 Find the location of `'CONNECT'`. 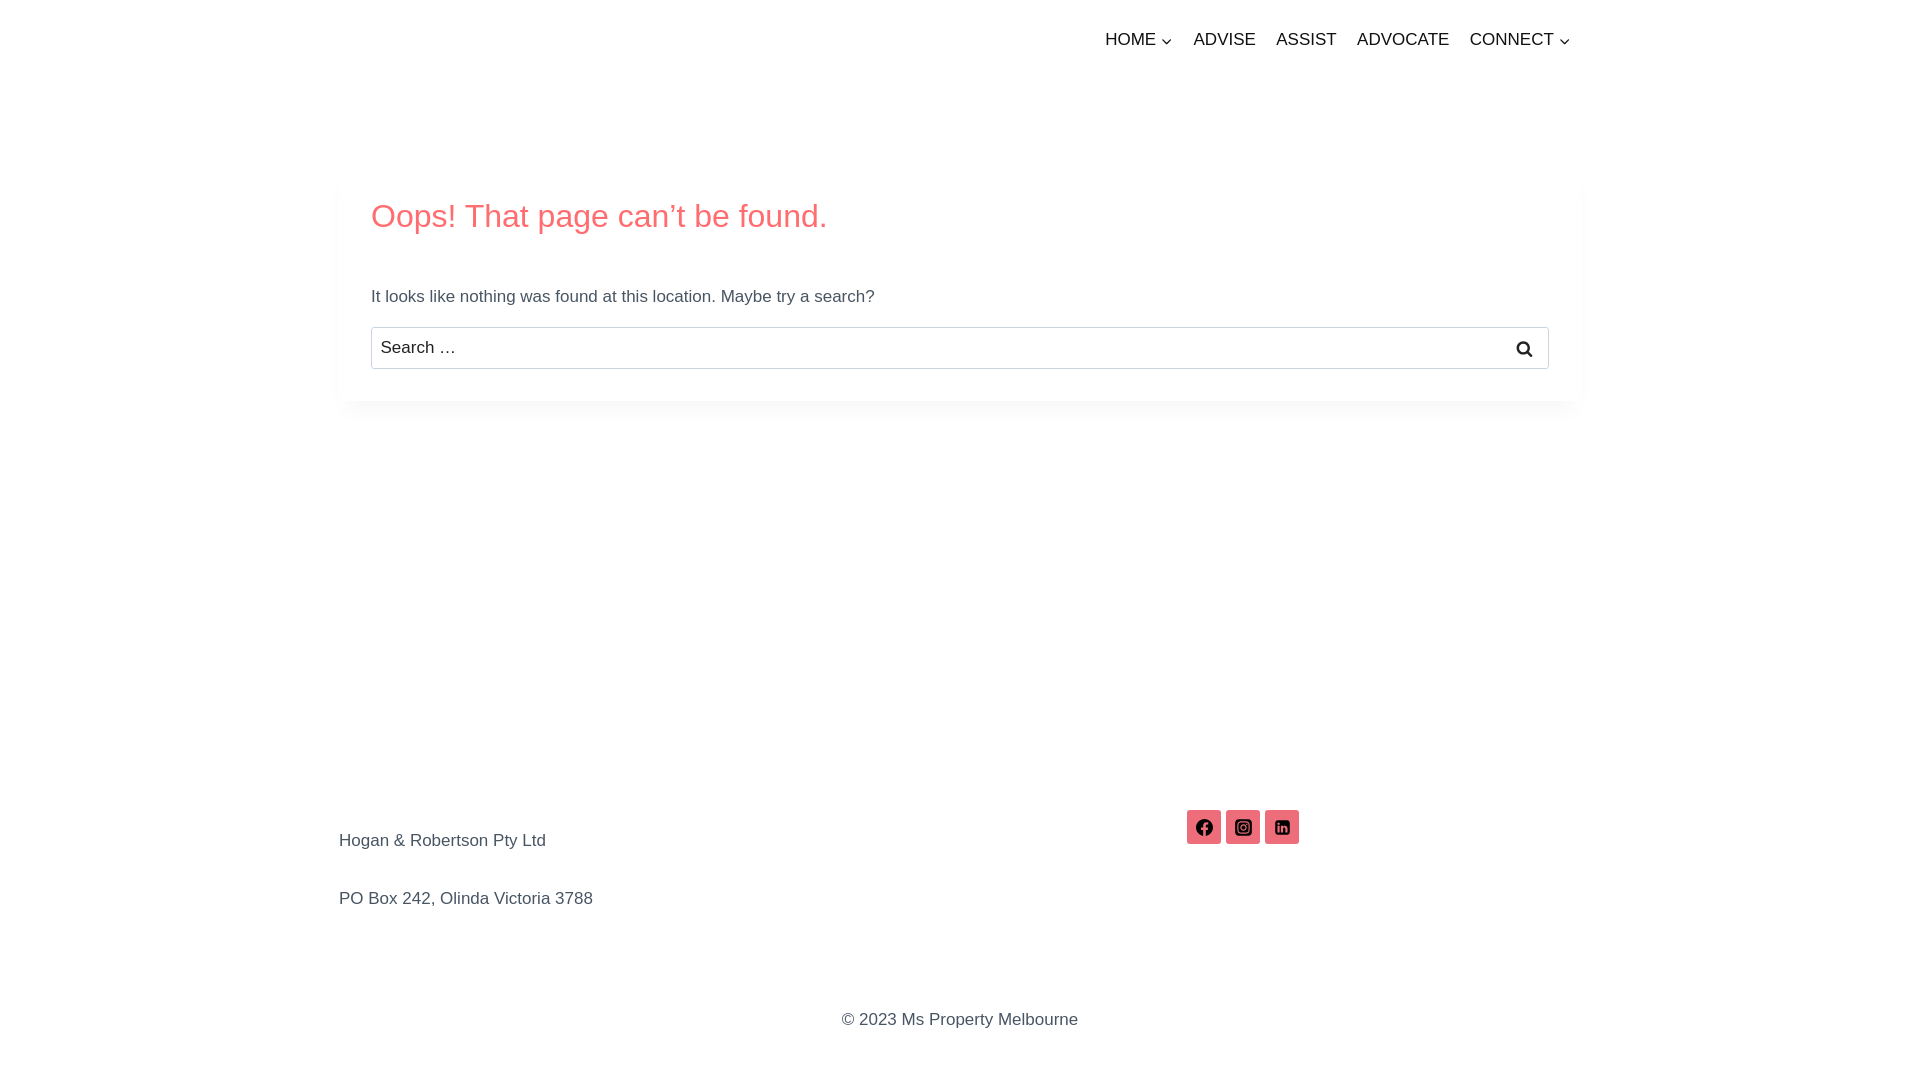

'CONNECT' is located at coordinates (1520, 39).